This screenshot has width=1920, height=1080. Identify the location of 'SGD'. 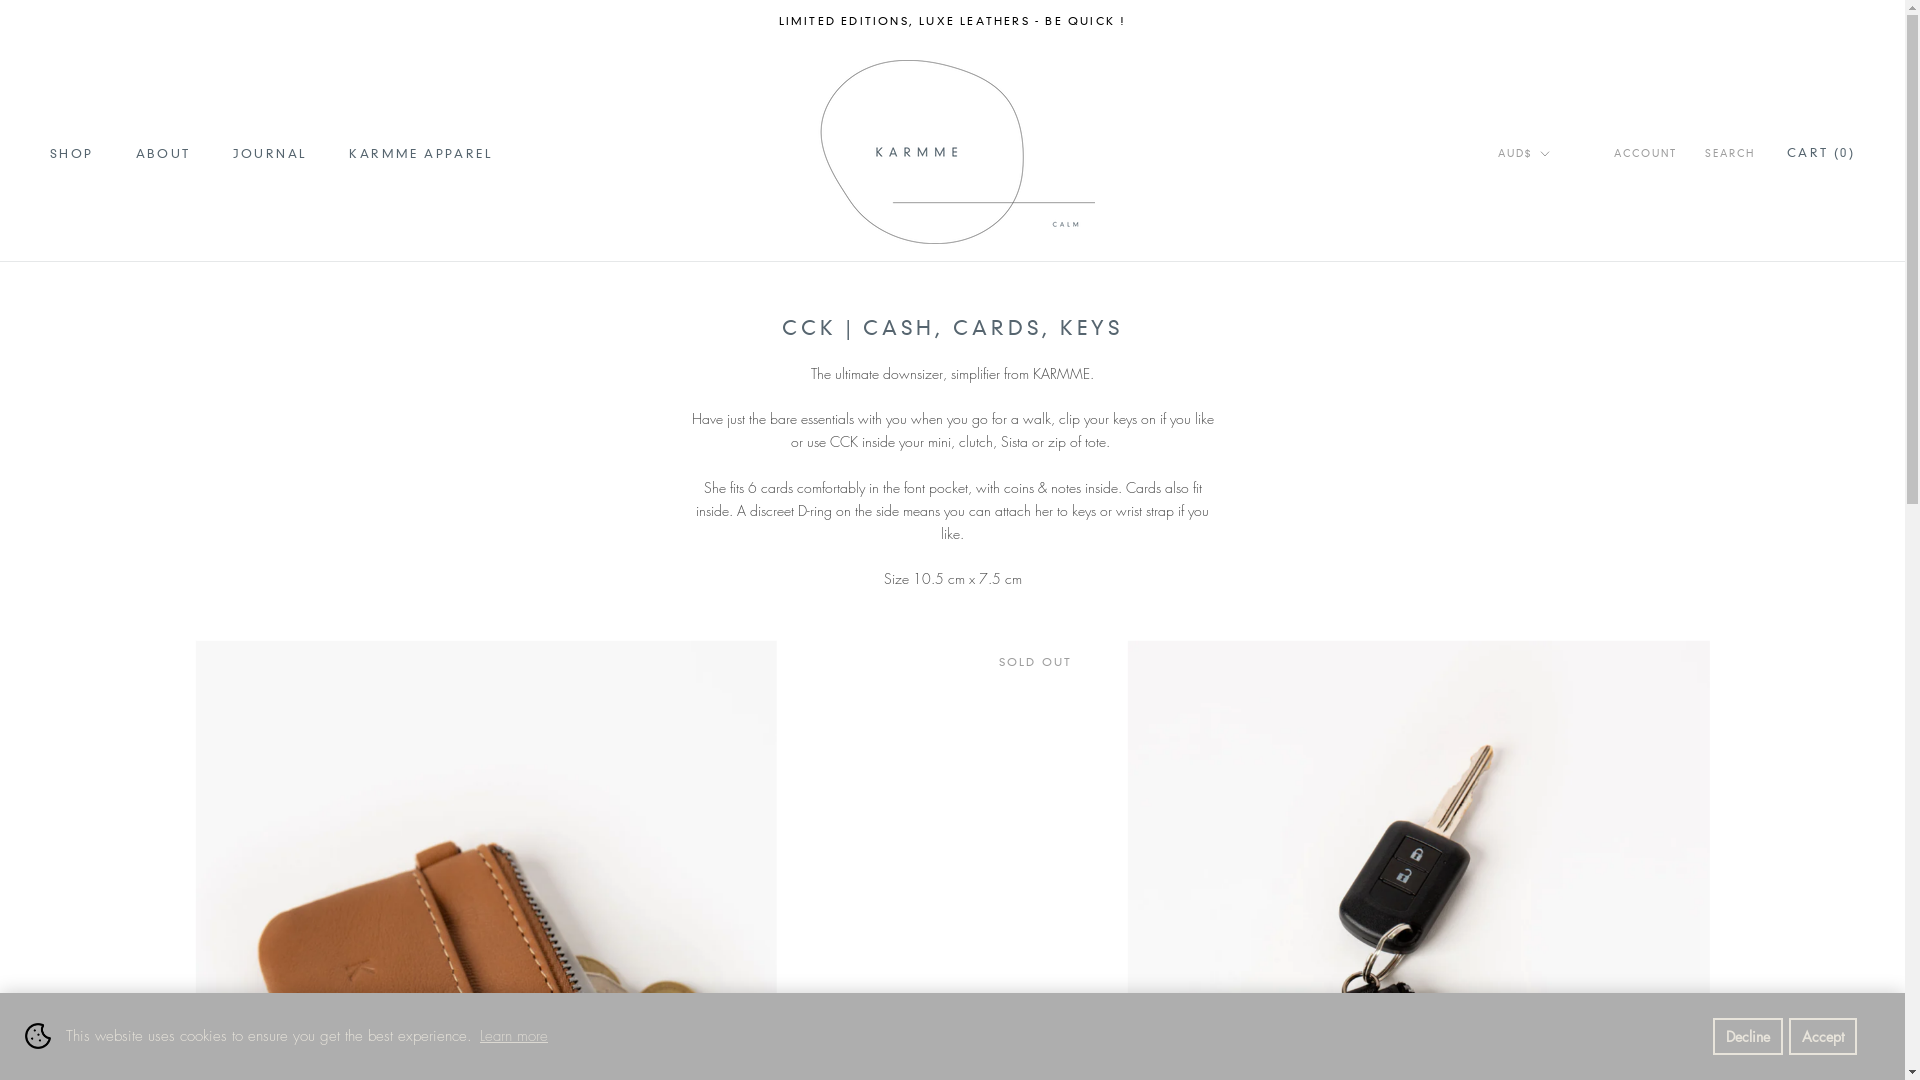
(1549, 301).